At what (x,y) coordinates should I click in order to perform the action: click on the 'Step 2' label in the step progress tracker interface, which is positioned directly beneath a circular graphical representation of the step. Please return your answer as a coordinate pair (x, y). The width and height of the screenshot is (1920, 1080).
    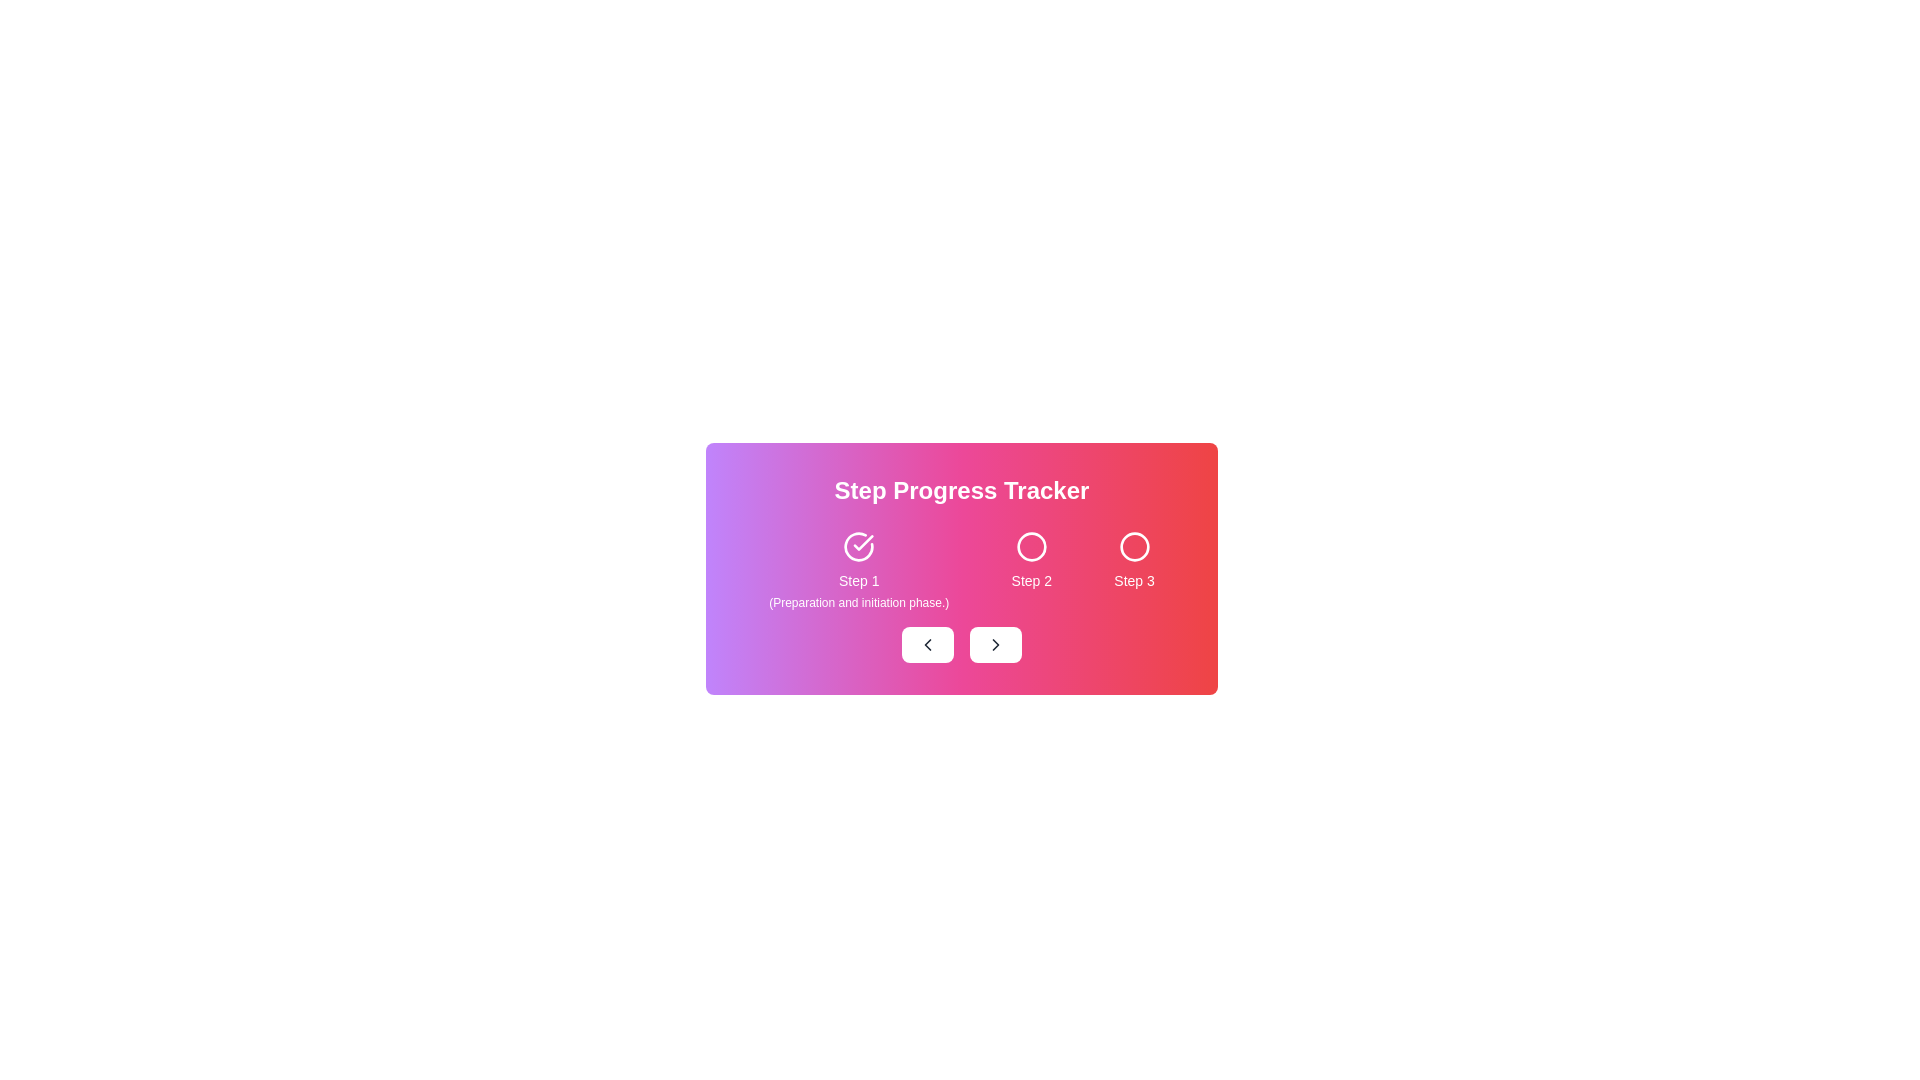
    Looking at the image, I should click on (1031, 581).